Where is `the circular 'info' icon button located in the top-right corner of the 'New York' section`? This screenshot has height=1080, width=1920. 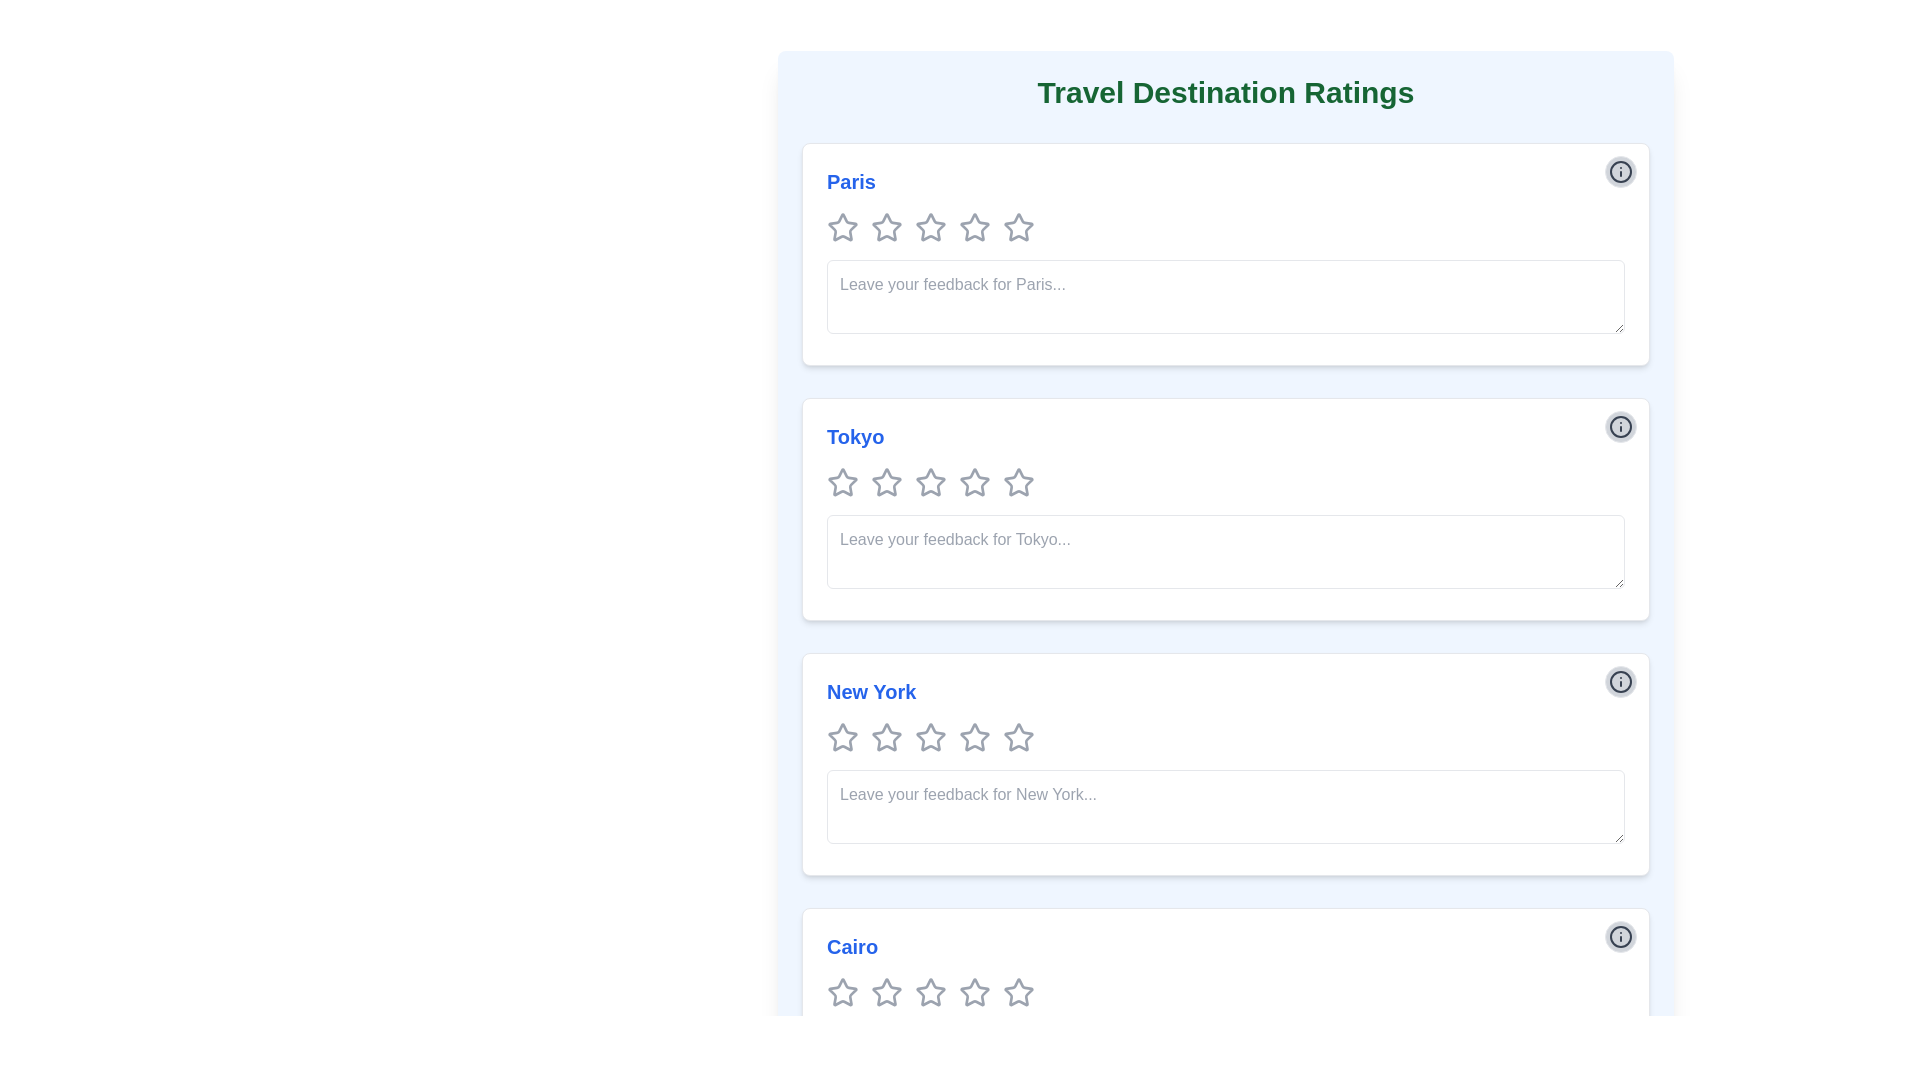 the circular 'info' icon button located in the top-right corner of the 'New York' section is located at coordinates (1621, 681).